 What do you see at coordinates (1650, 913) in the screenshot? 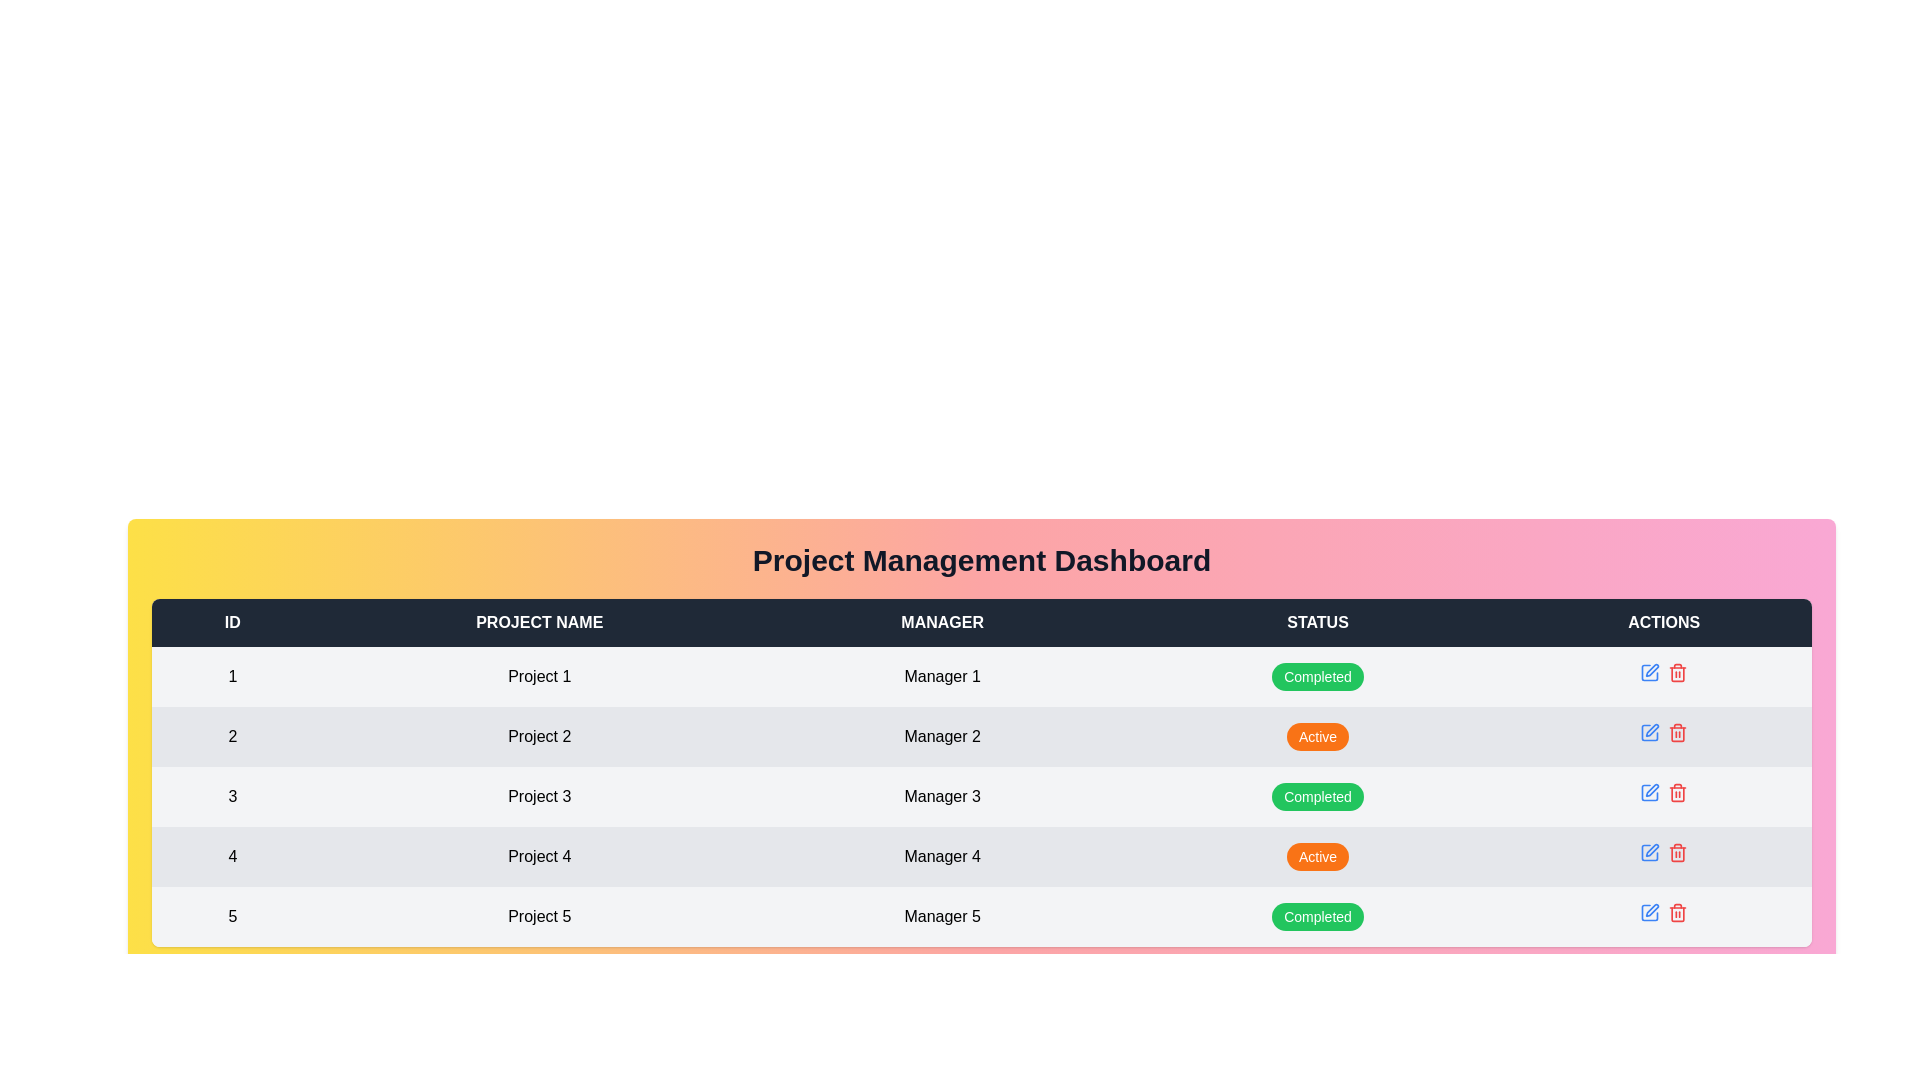
I see `the icon button located in the last row of the table under the 'Actions' column, which is positioned to the left of the red trash bin icon, to initiate an action` at bounding box center [1650, 913].